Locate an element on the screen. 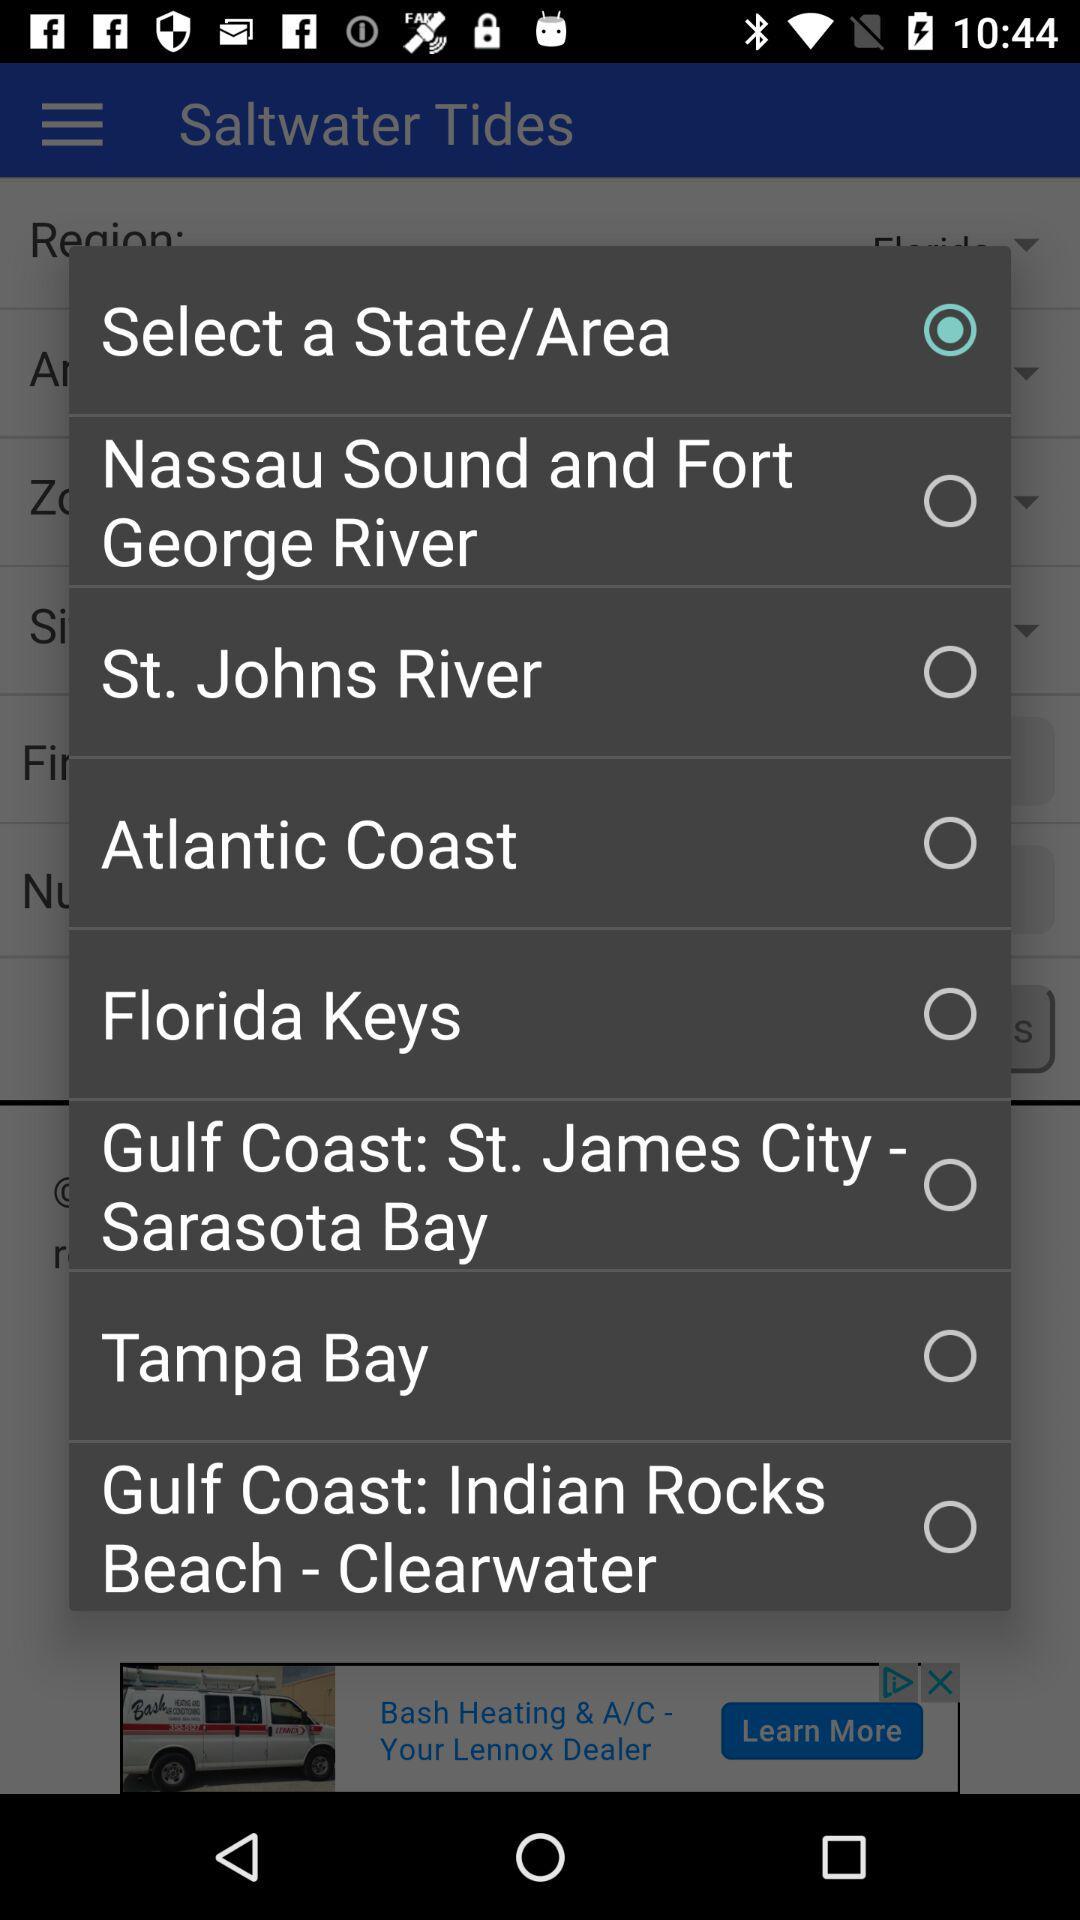 The image size is (1080, 1920). item above gulf coast st is located at coordinates (540, 1013).